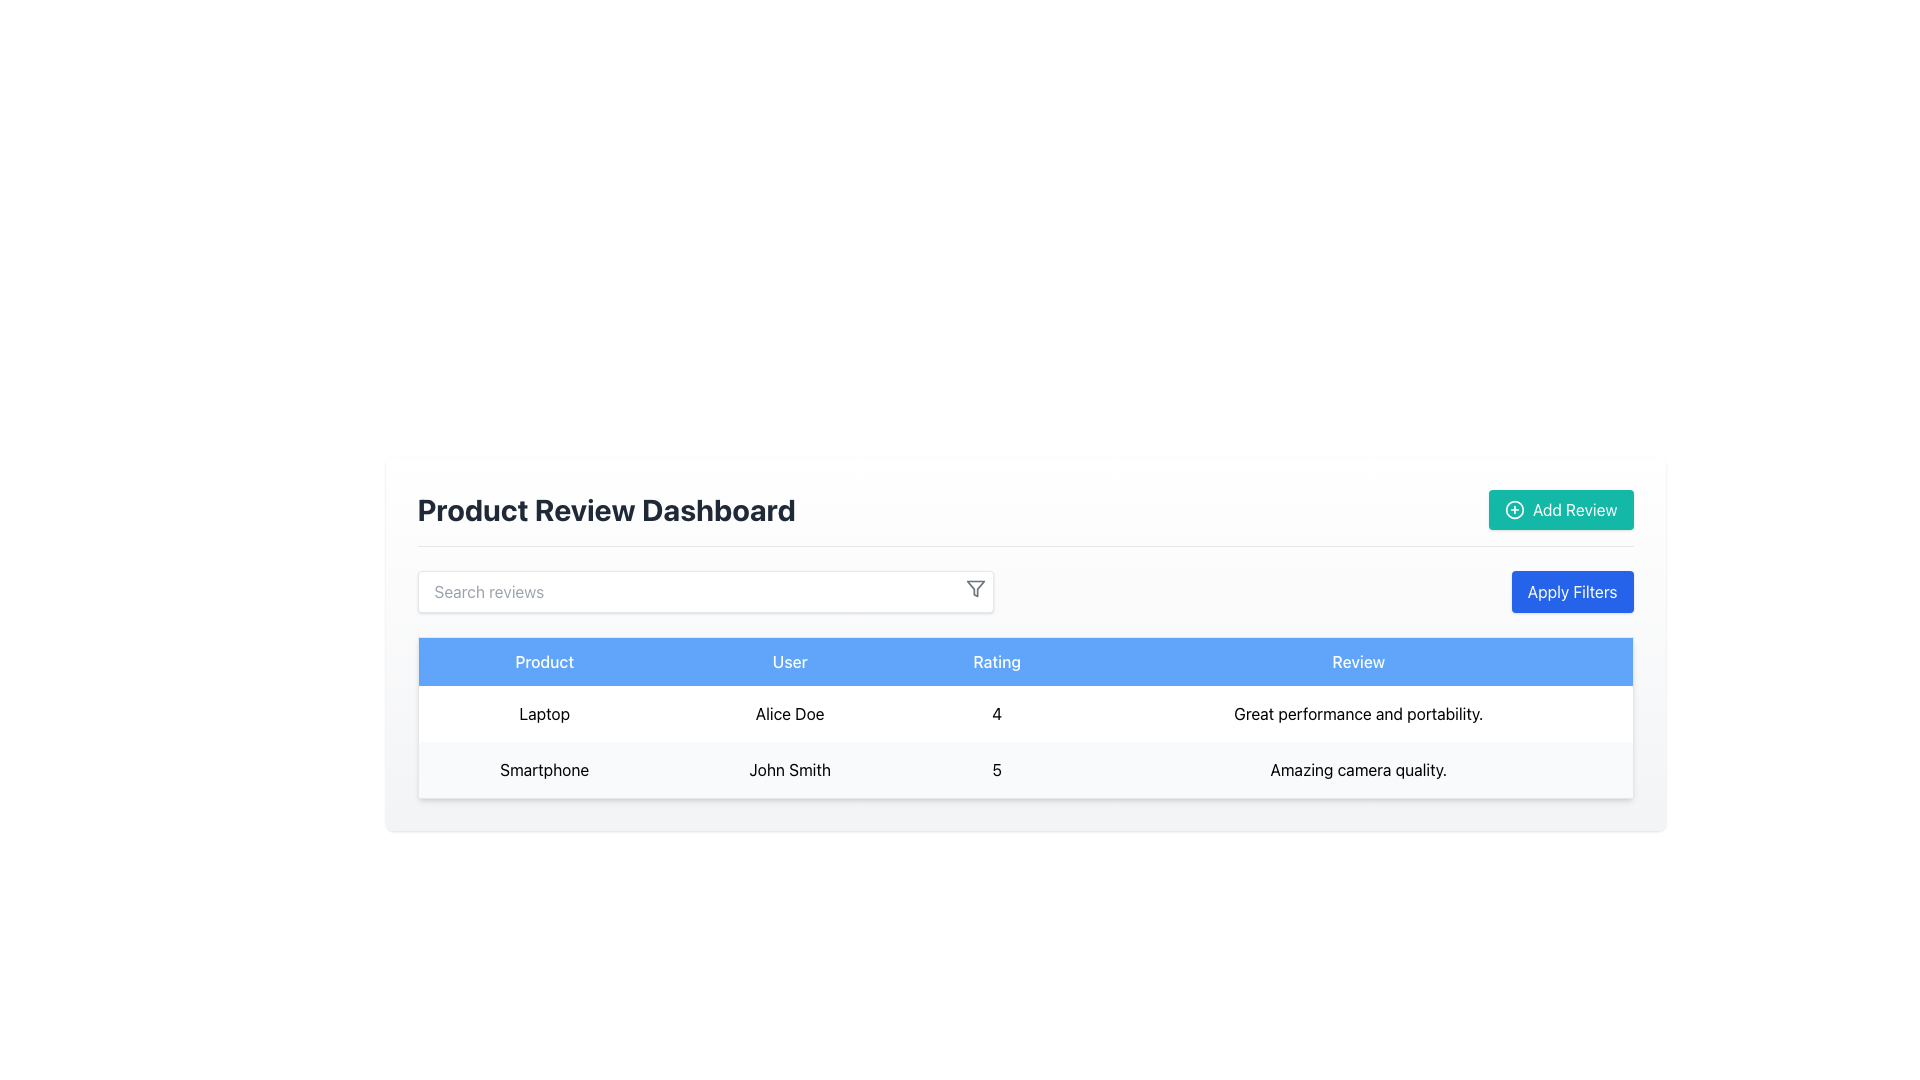 The height and width of the screenshot is (1080, 1920). What do you see at coordinates (544, 769) in the screenshot?
I see `the static text label displaying the product name in the second row of the table under the 'Product' column` at bounding box center [544, 769].